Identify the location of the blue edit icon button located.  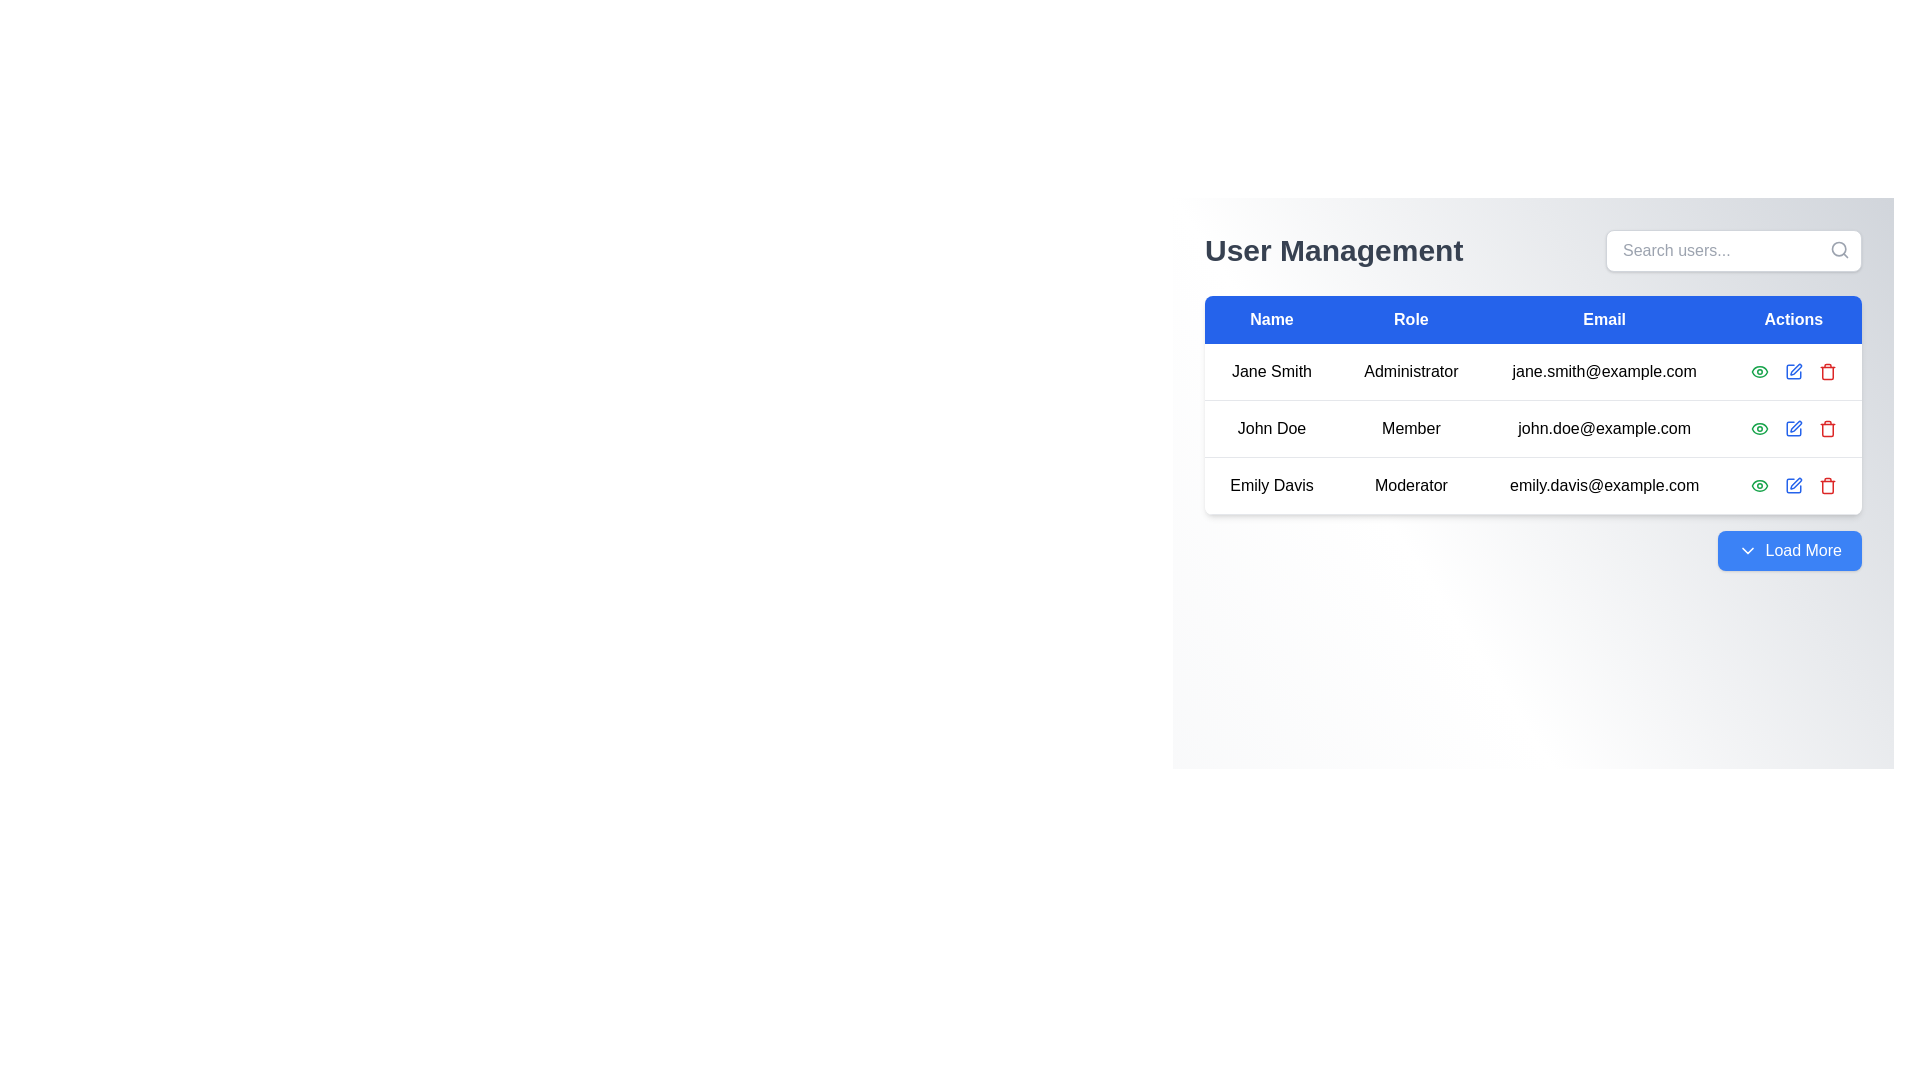
(1793, 486).